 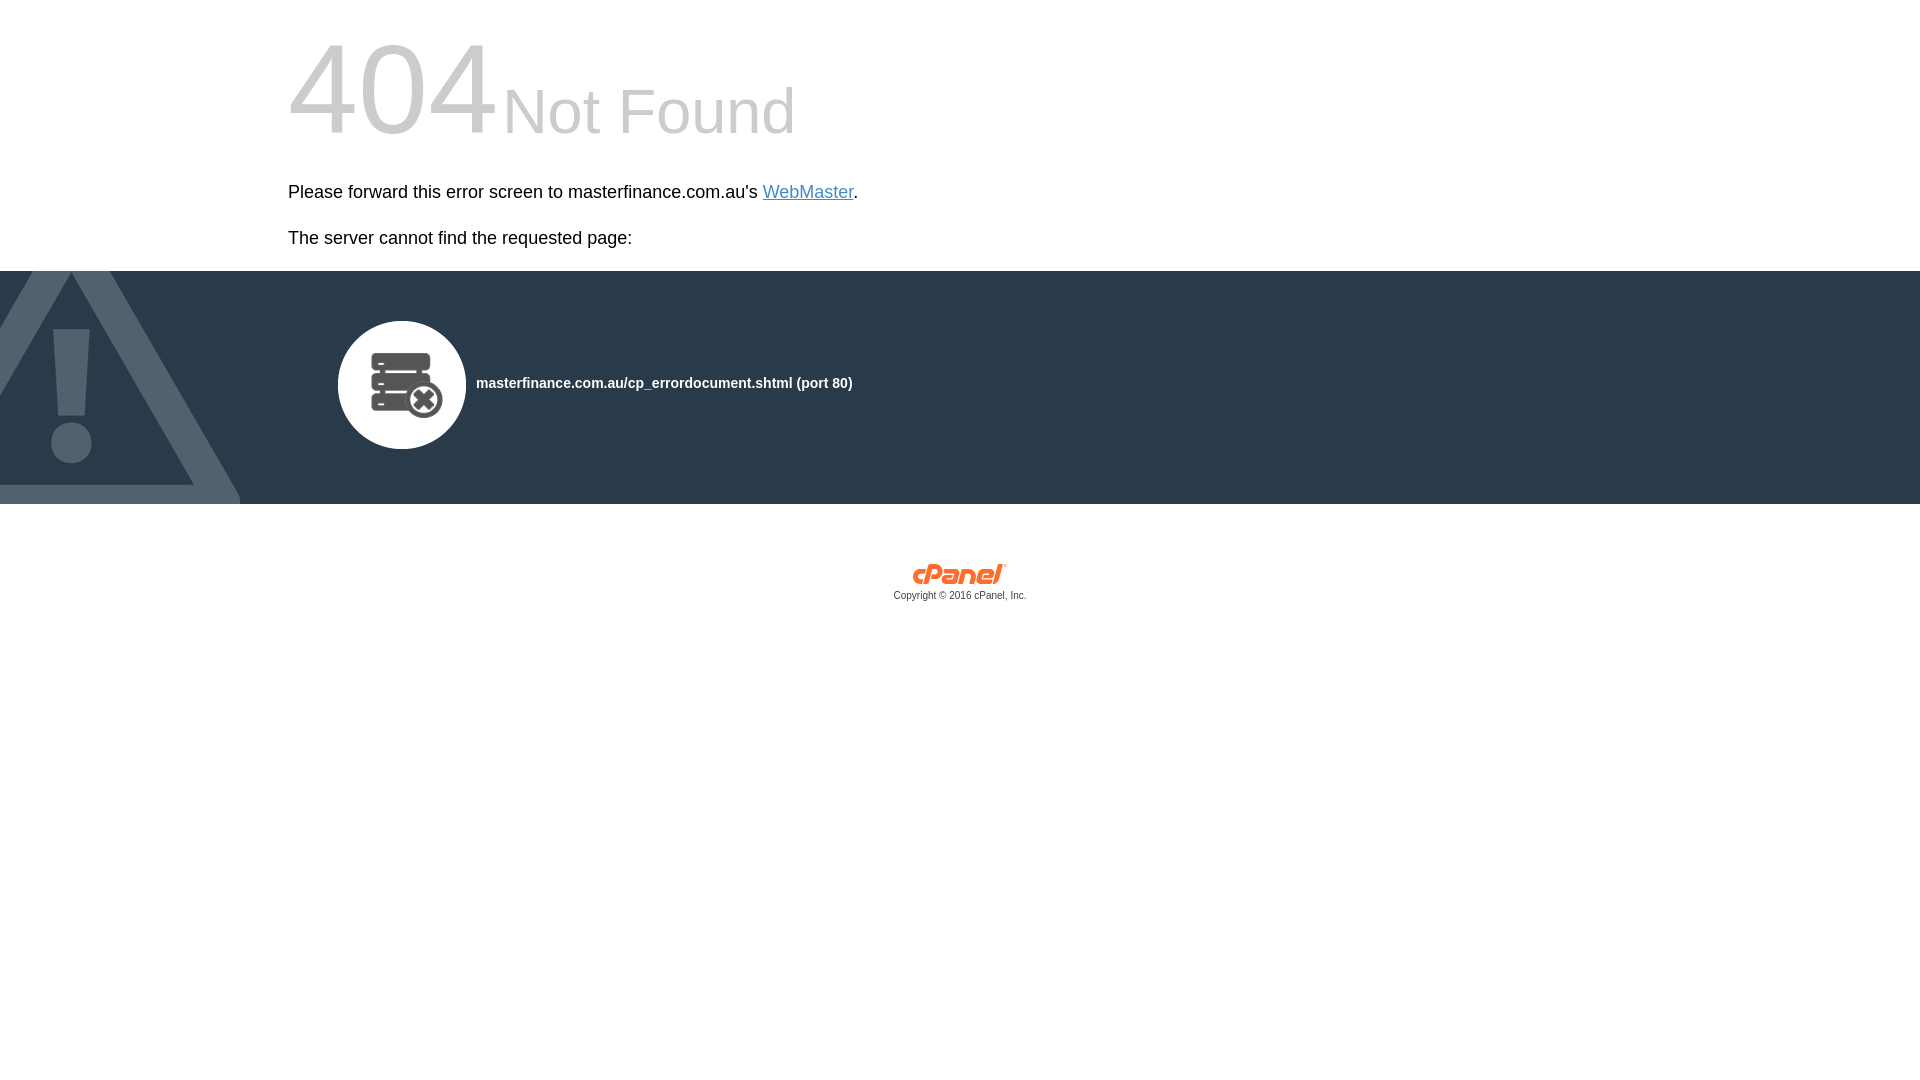 I want to click on 'WebMaster', so click(x=762, y=192).